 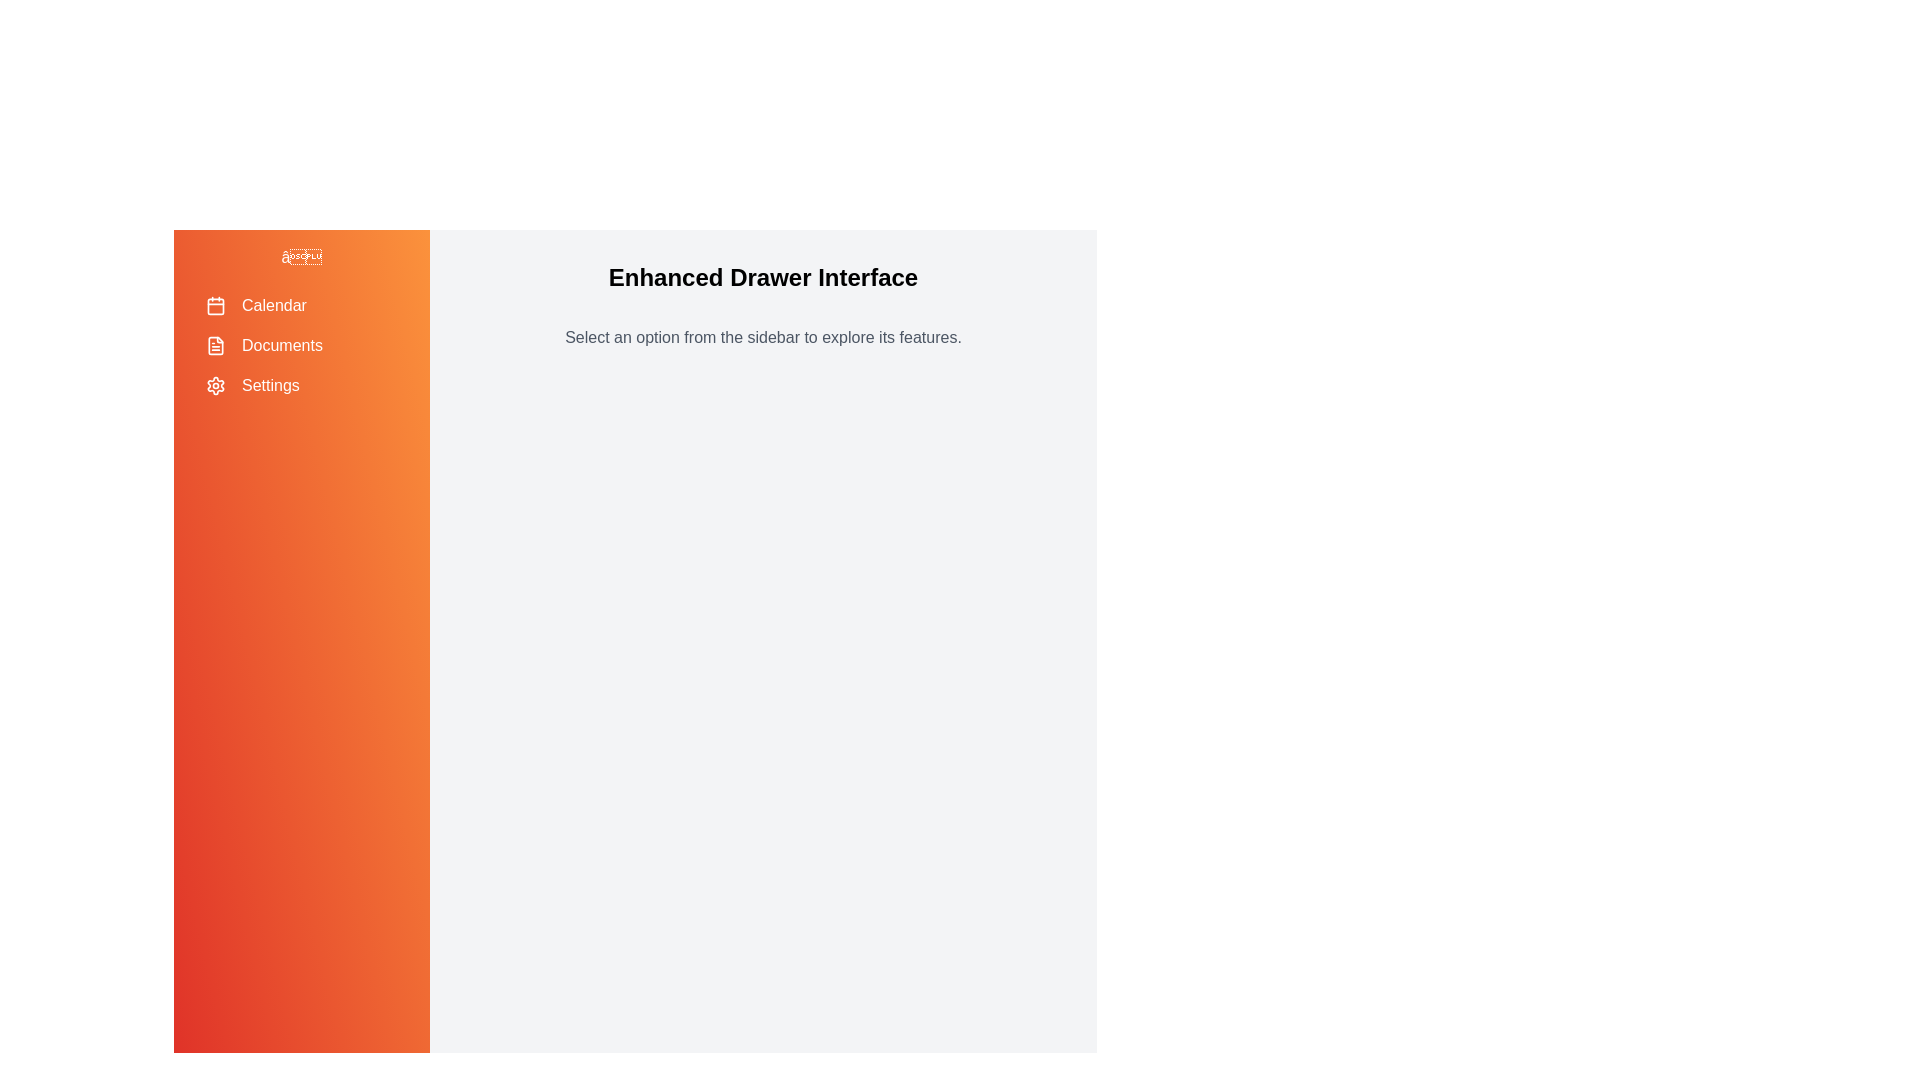 What do you see at coordinates (301, 345) in the screenshot?
I see `the menu item labeled 'Documents' to highlight it` at bounding box center [301, 345].